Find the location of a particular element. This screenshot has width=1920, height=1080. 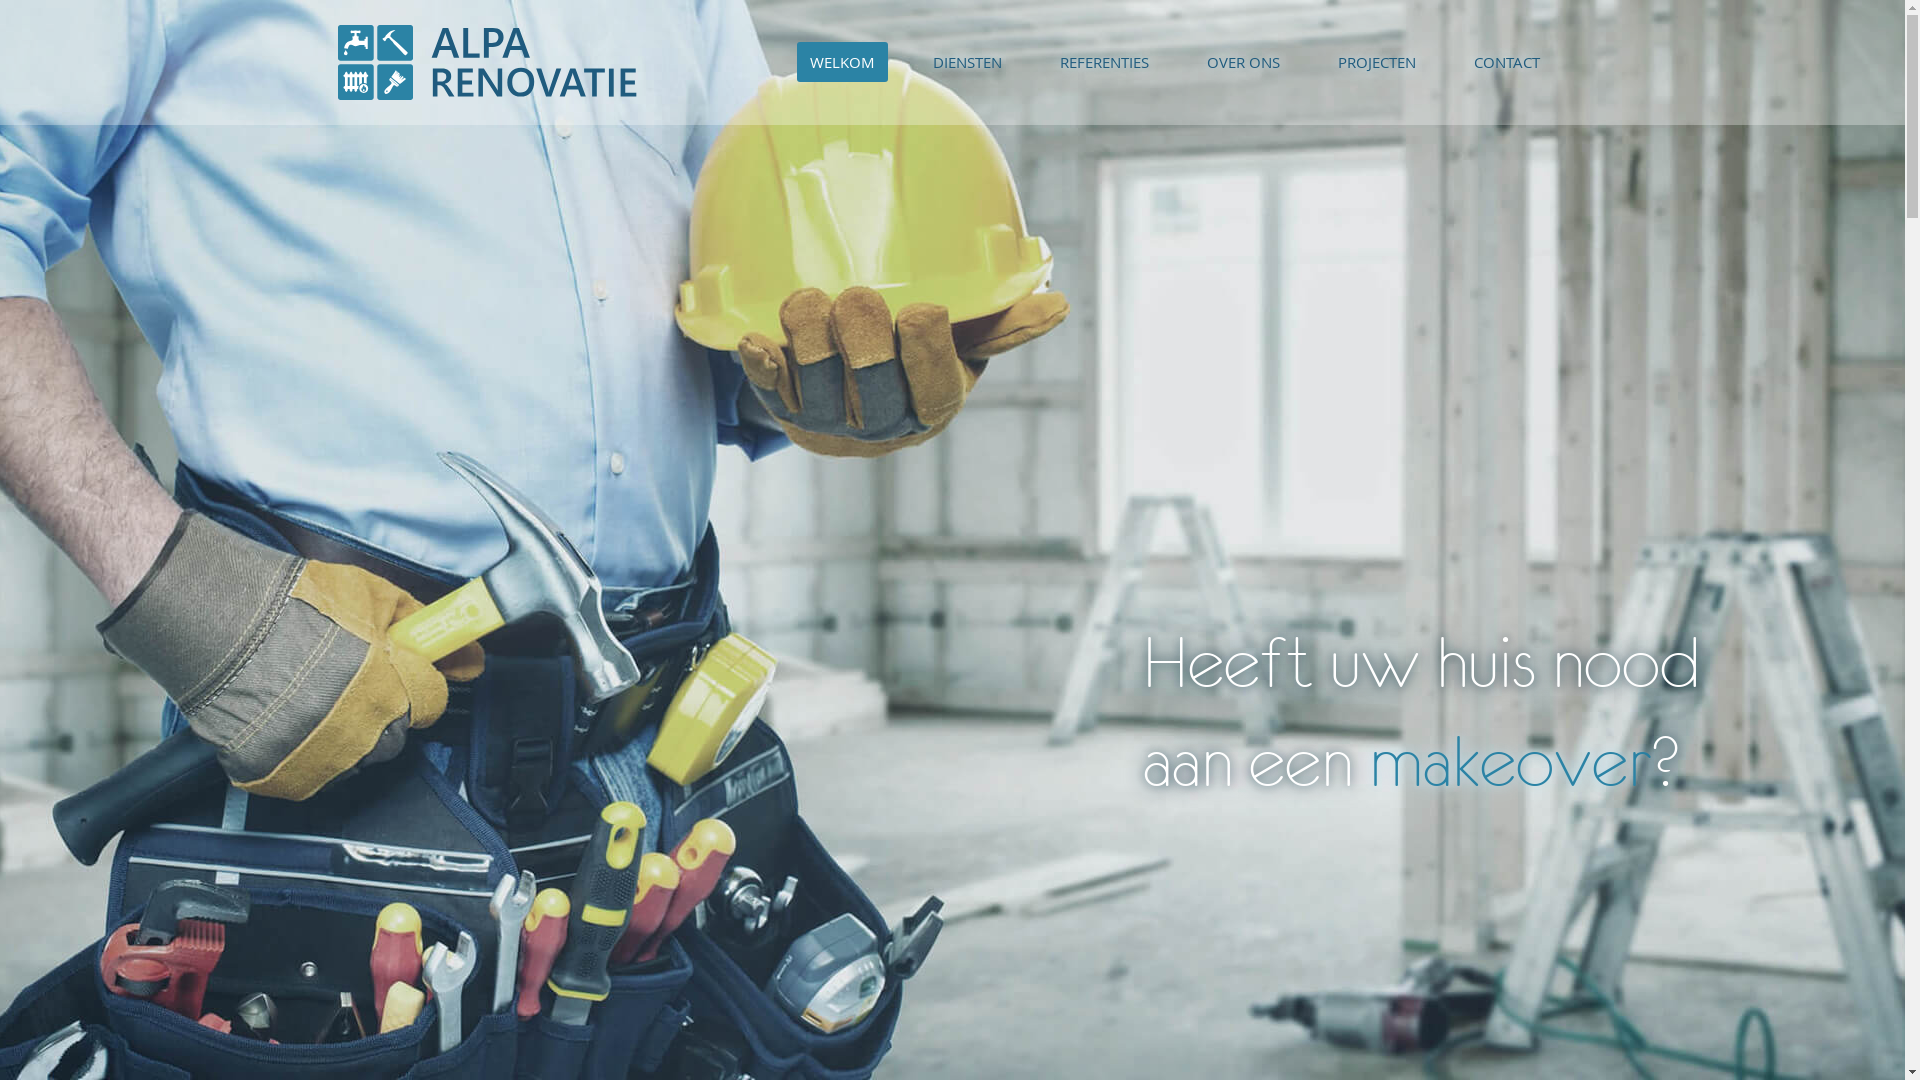

'CONTACT' is located at coordinates (1507, 60).